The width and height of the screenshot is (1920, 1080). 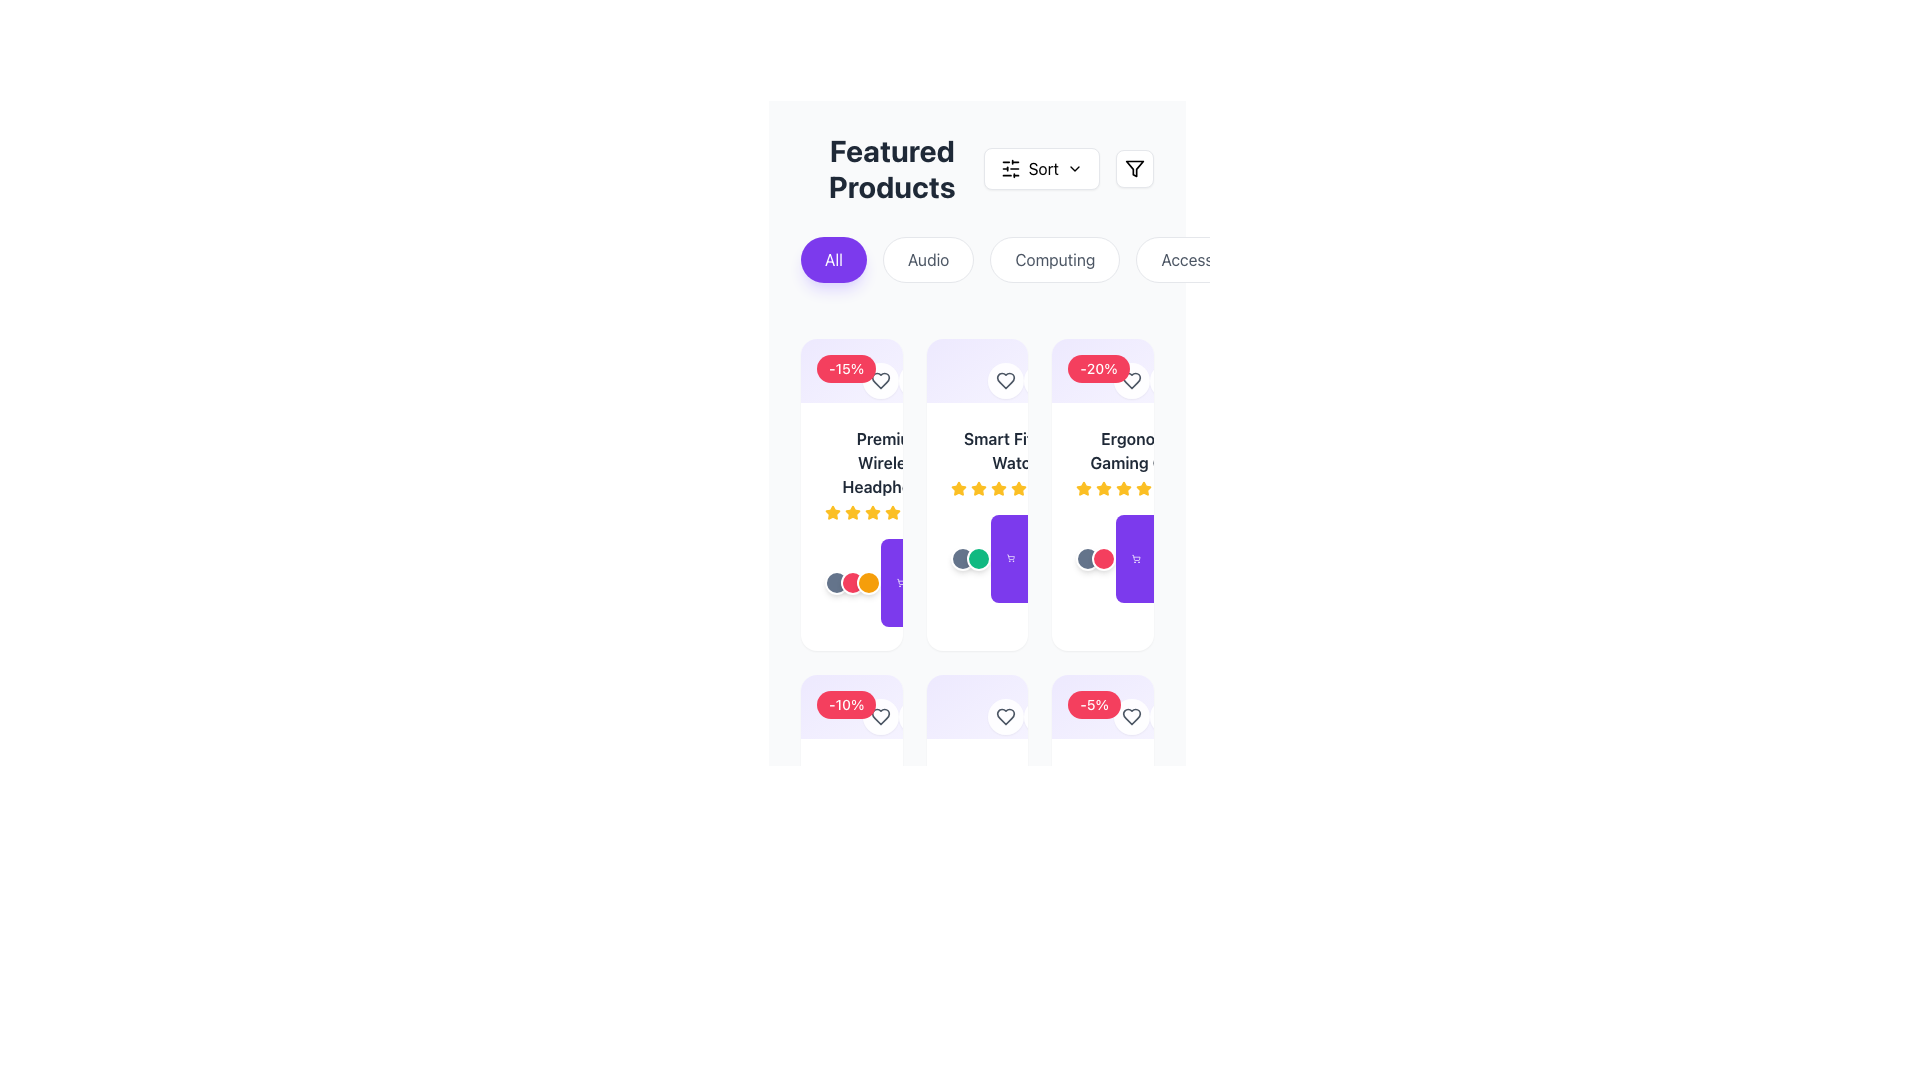 I want to click on the details displayed in the red badge label showing '-10%' located at the top-left corner of the product card, which is the second from the left in the bottom row of the product grid layout, so click(x=846, y=704).